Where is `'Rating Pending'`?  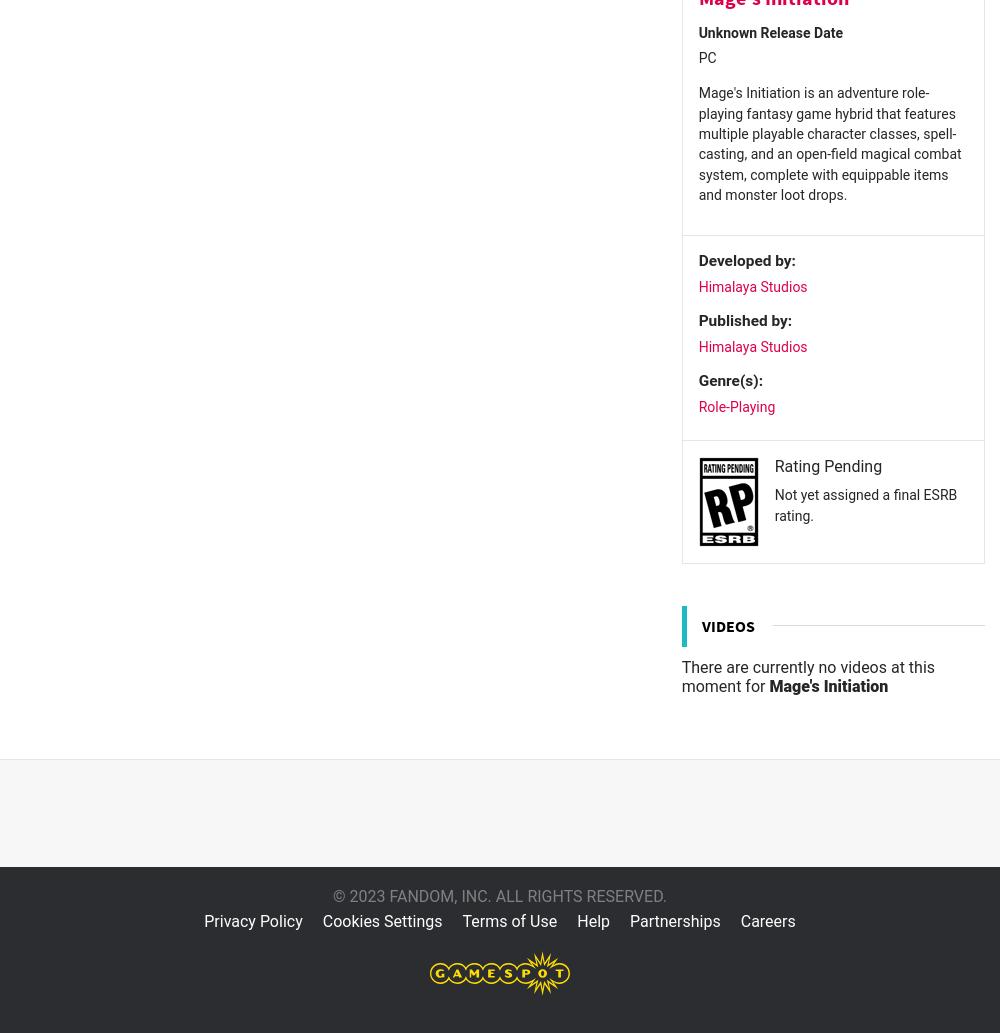
'Rating Pending' is located at coordinates (827, 465).